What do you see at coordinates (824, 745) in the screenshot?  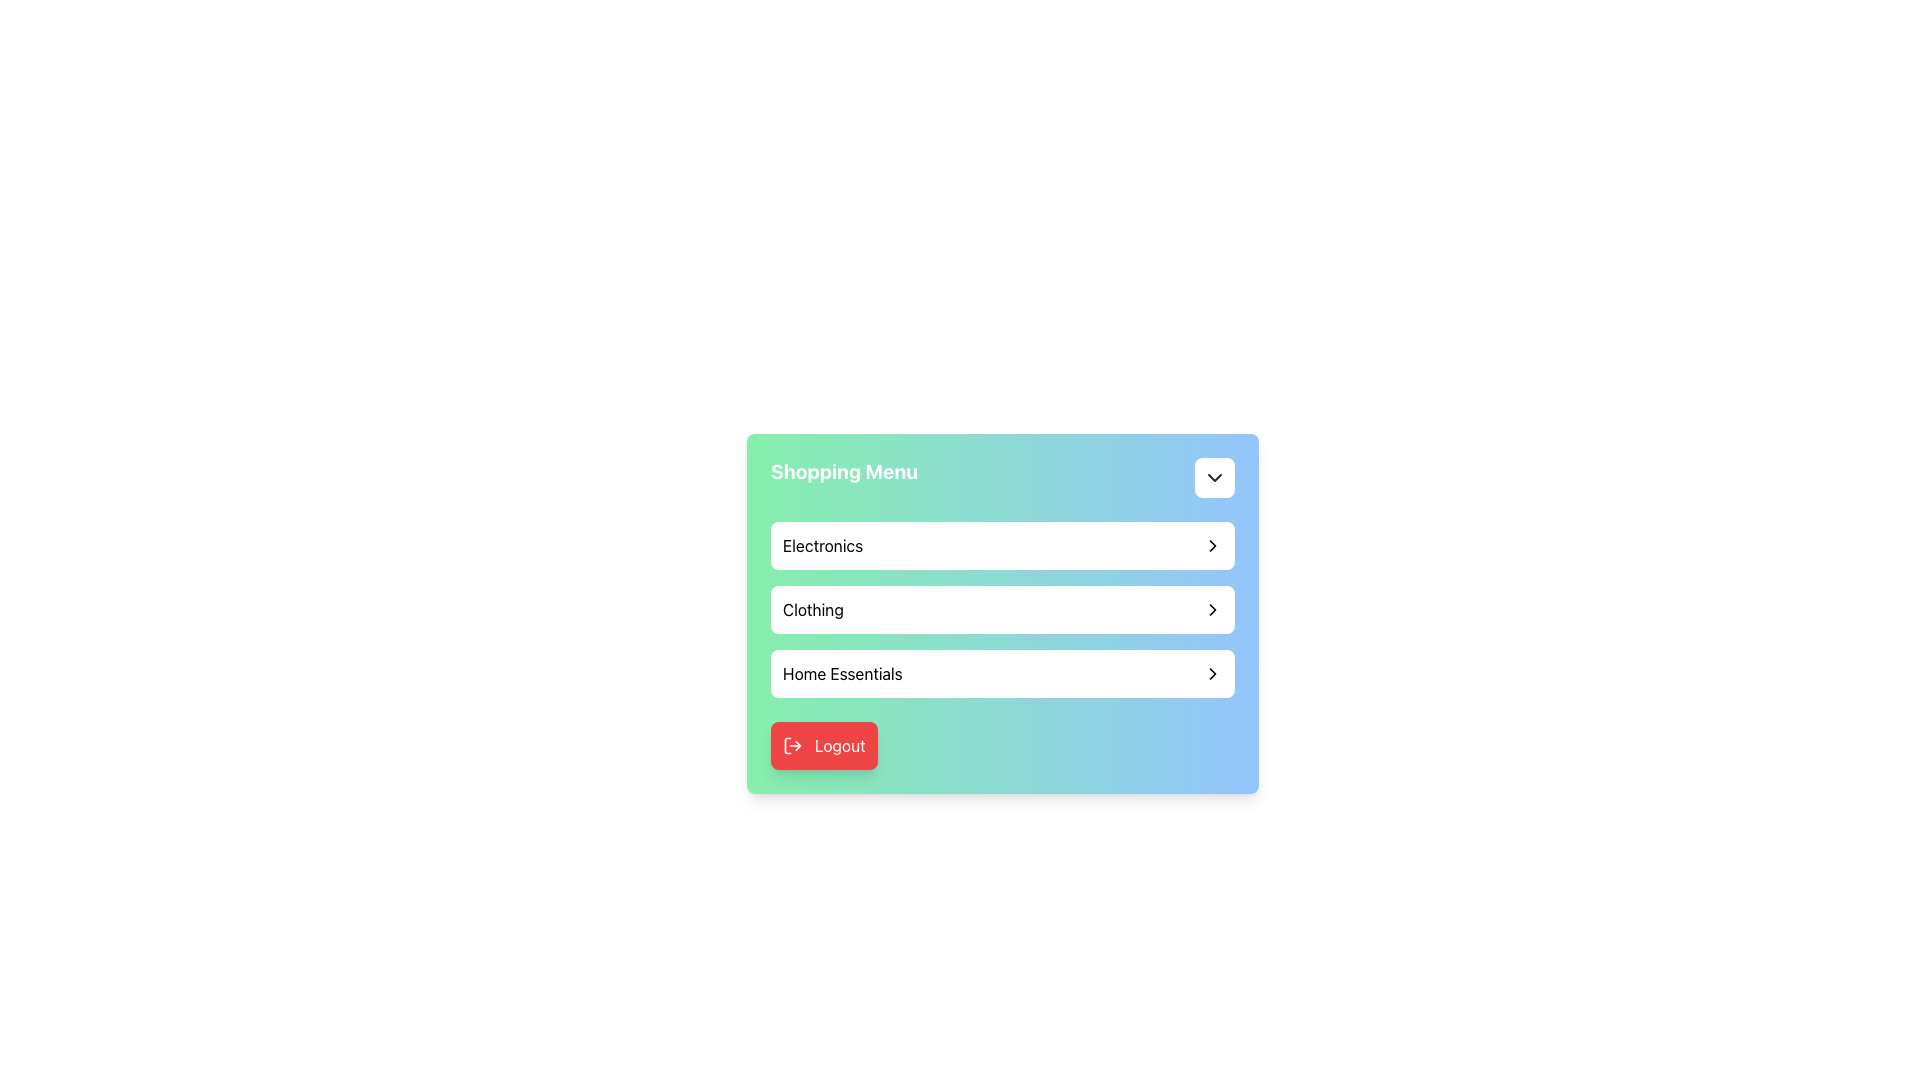 I see `the bright red 'Logout' button located at the bottom left corner of the menu interface` at bounding box center [824, 745].